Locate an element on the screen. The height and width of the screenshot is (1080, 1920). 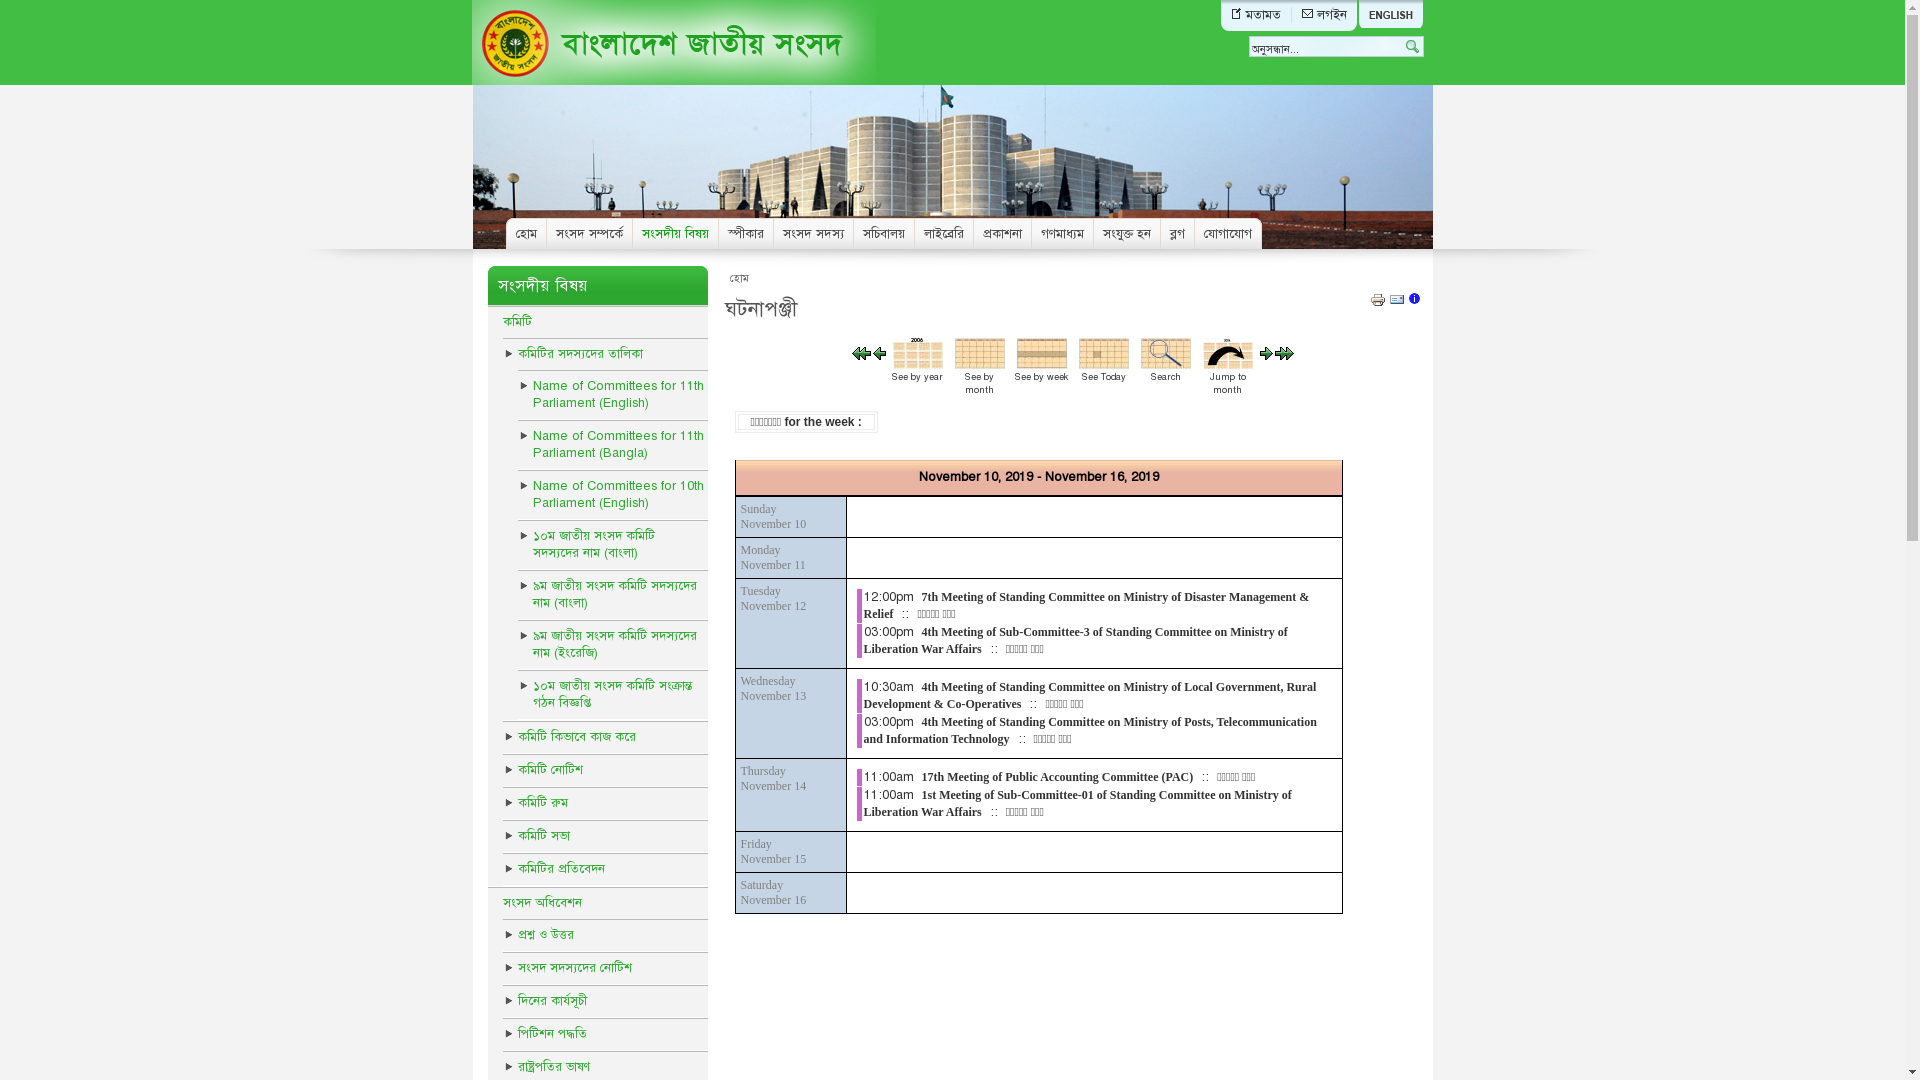
'Previous week' is located at coordinates (879, 354).